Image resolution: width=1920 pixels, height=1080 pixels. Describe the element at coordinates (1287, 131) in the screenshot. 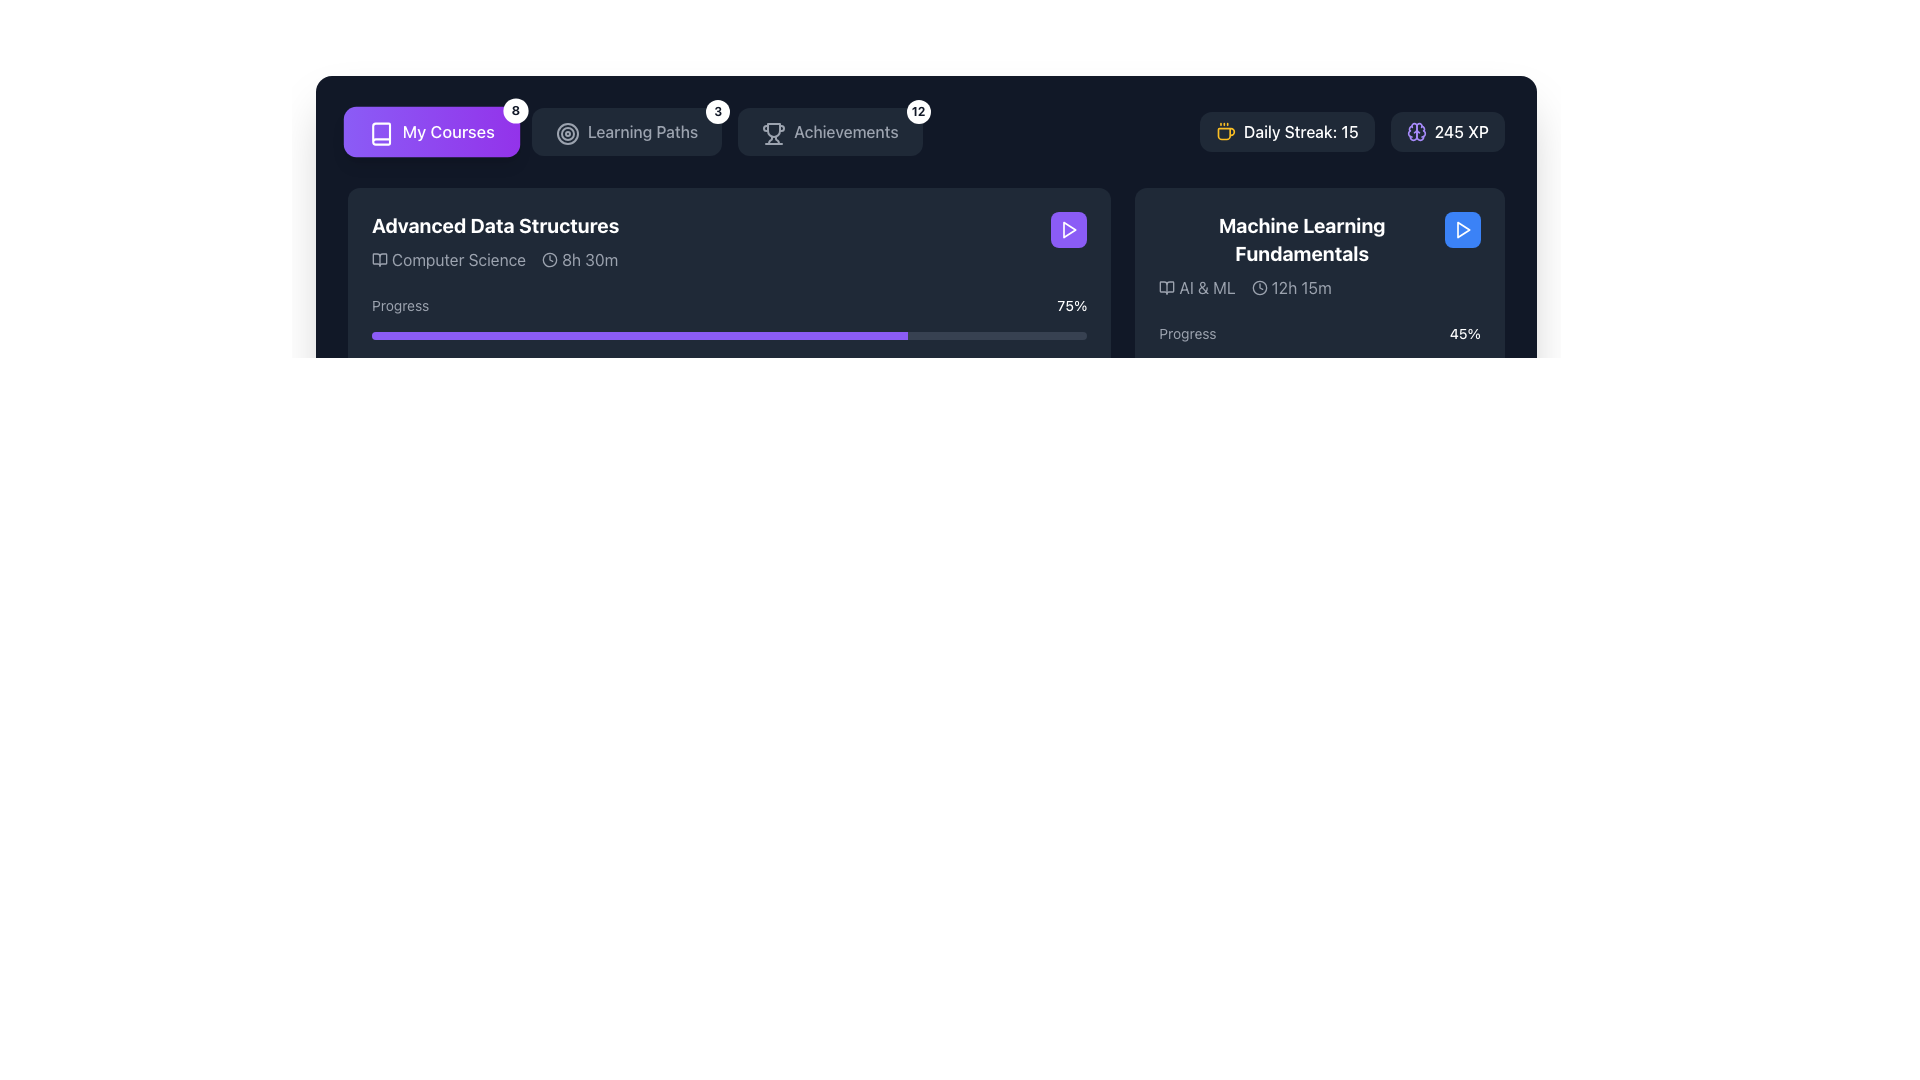

I see `the informational label with the amber coffee cup icon and the text 'Daily Streak: 15' located at the top-right corner of the interface` at that location.